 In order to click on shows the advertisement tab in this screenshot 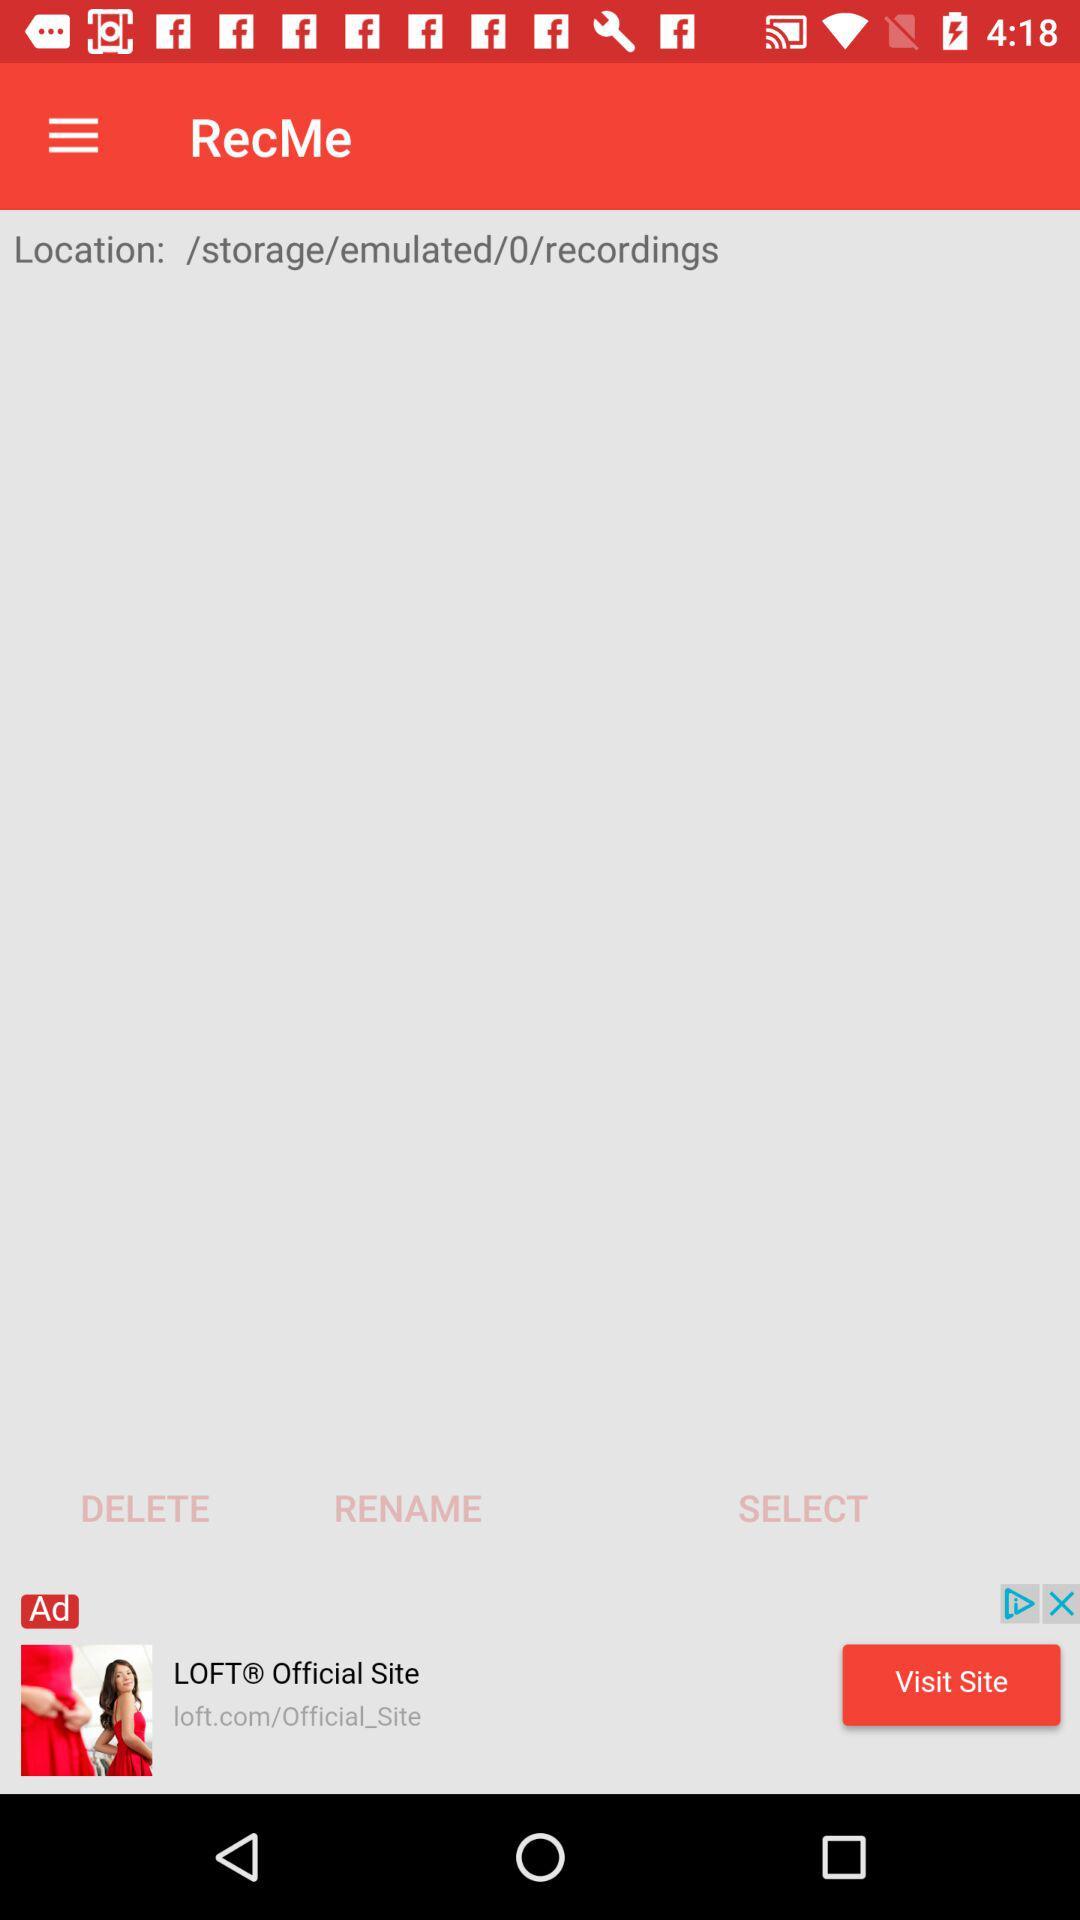, I will do `click(540, 1688)`.